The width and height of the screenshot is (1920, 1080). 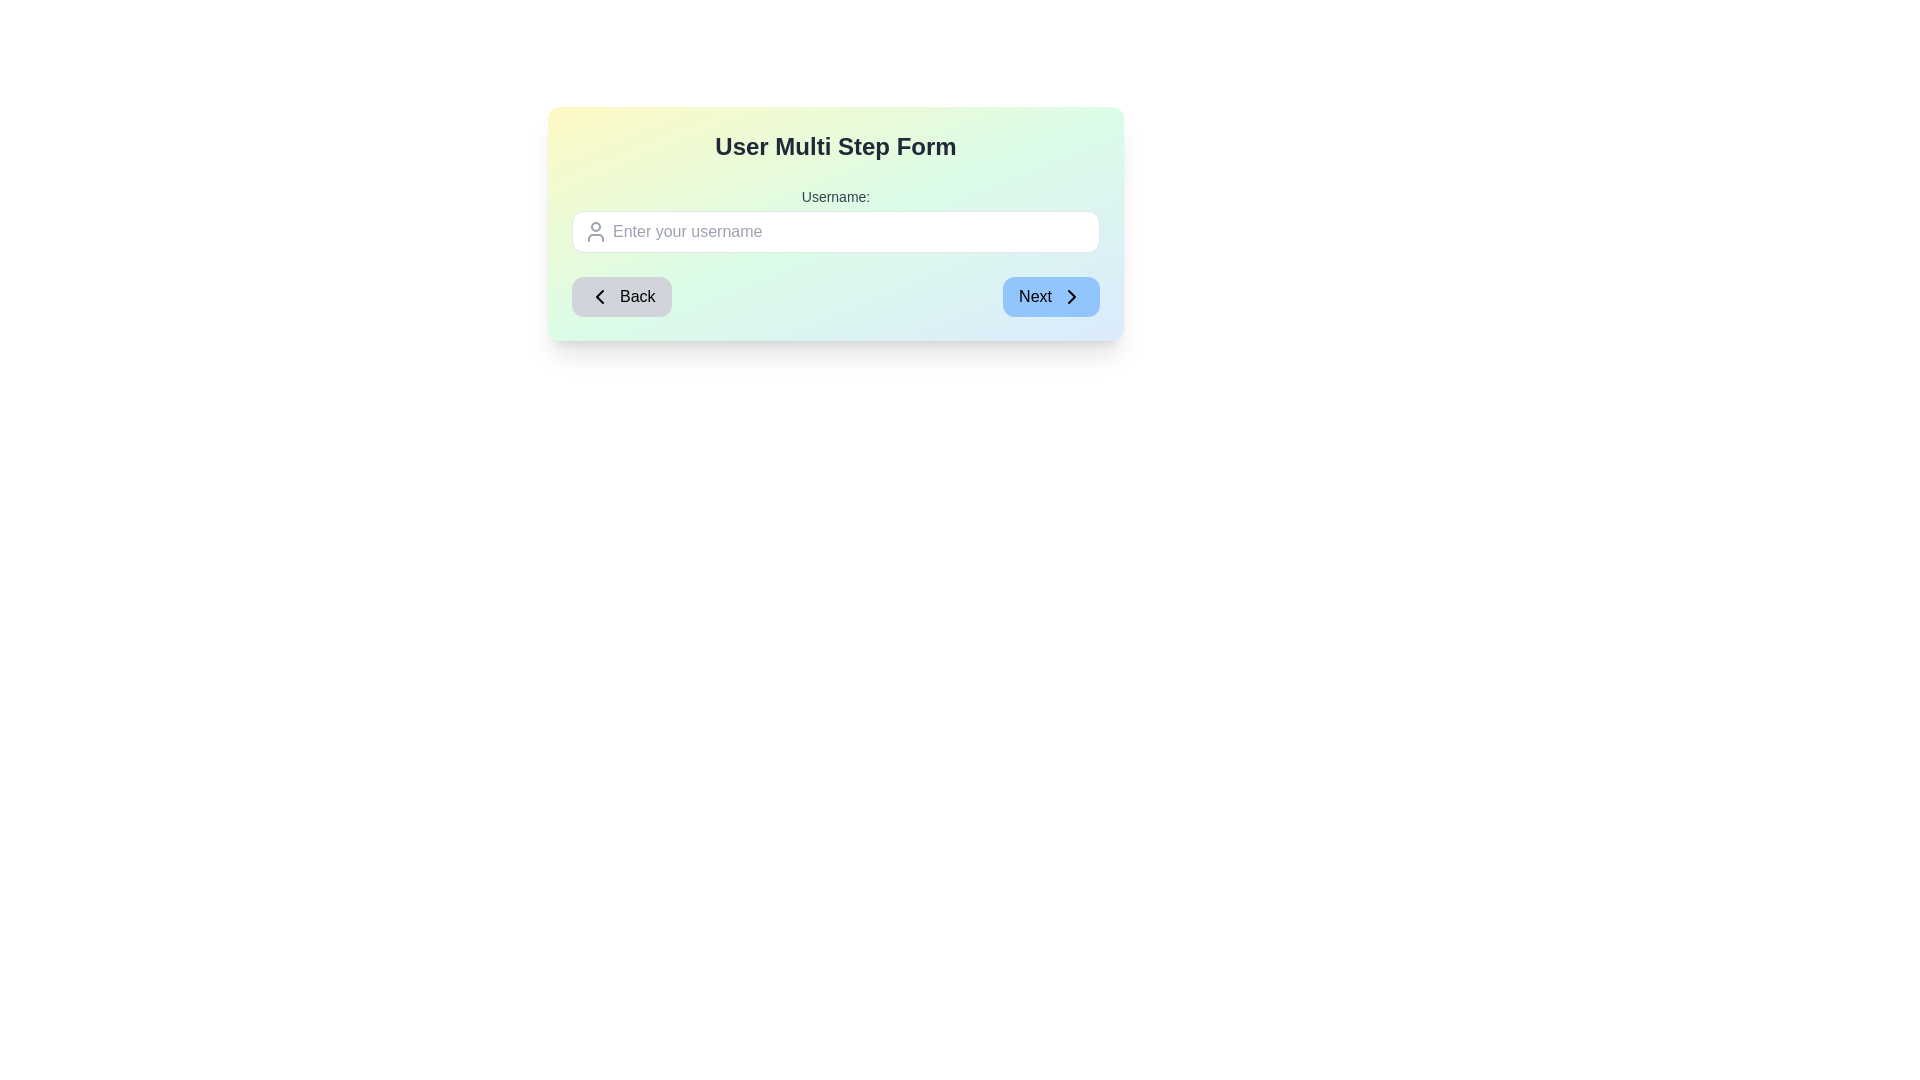 What do you see at coordinates (594, 230) in the screenshot?
I see `the user avatar icon, which is positioned to the left within the username input field of the 'User Multi Step Form'` at bounding box center [594, 230].